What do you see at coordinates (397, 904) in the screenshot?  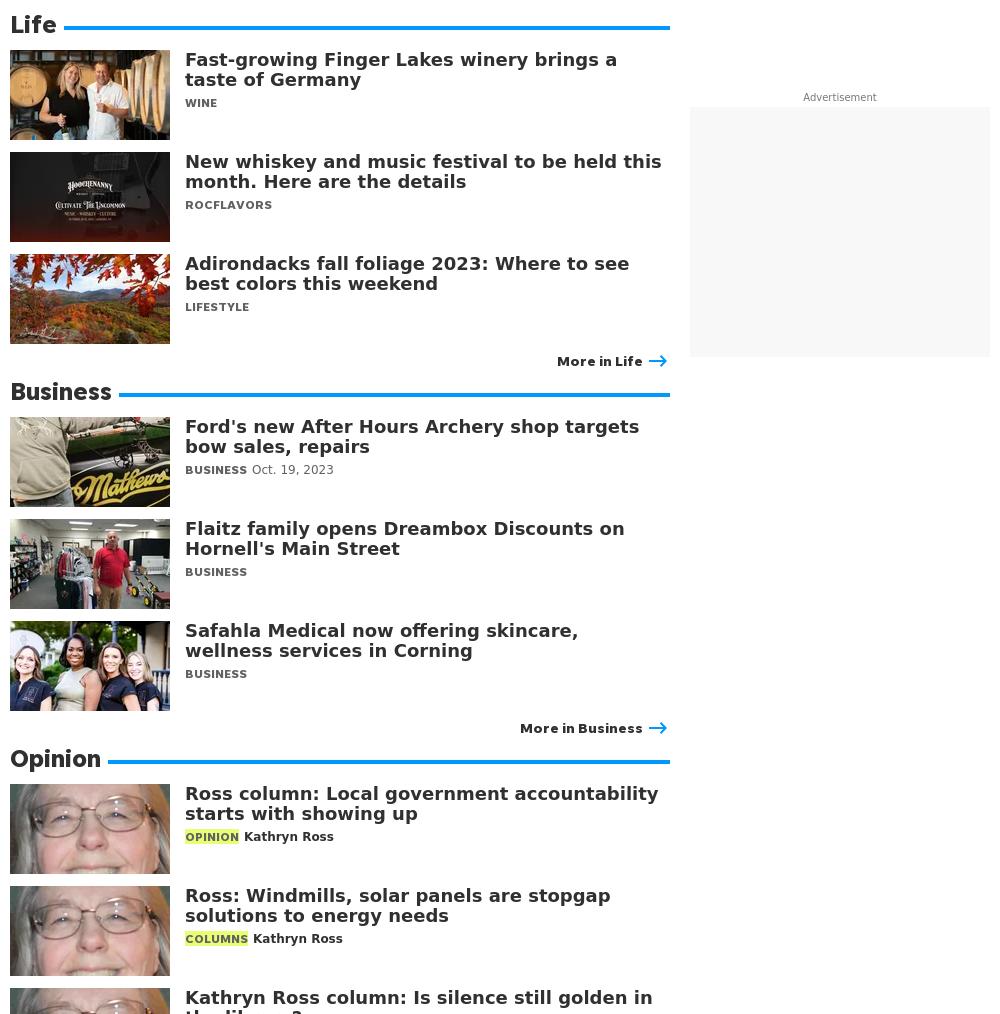 I see `'Ross: Windmills, solar panels are stopgap solutions to energy needs'` at bounding box center [397, 904].